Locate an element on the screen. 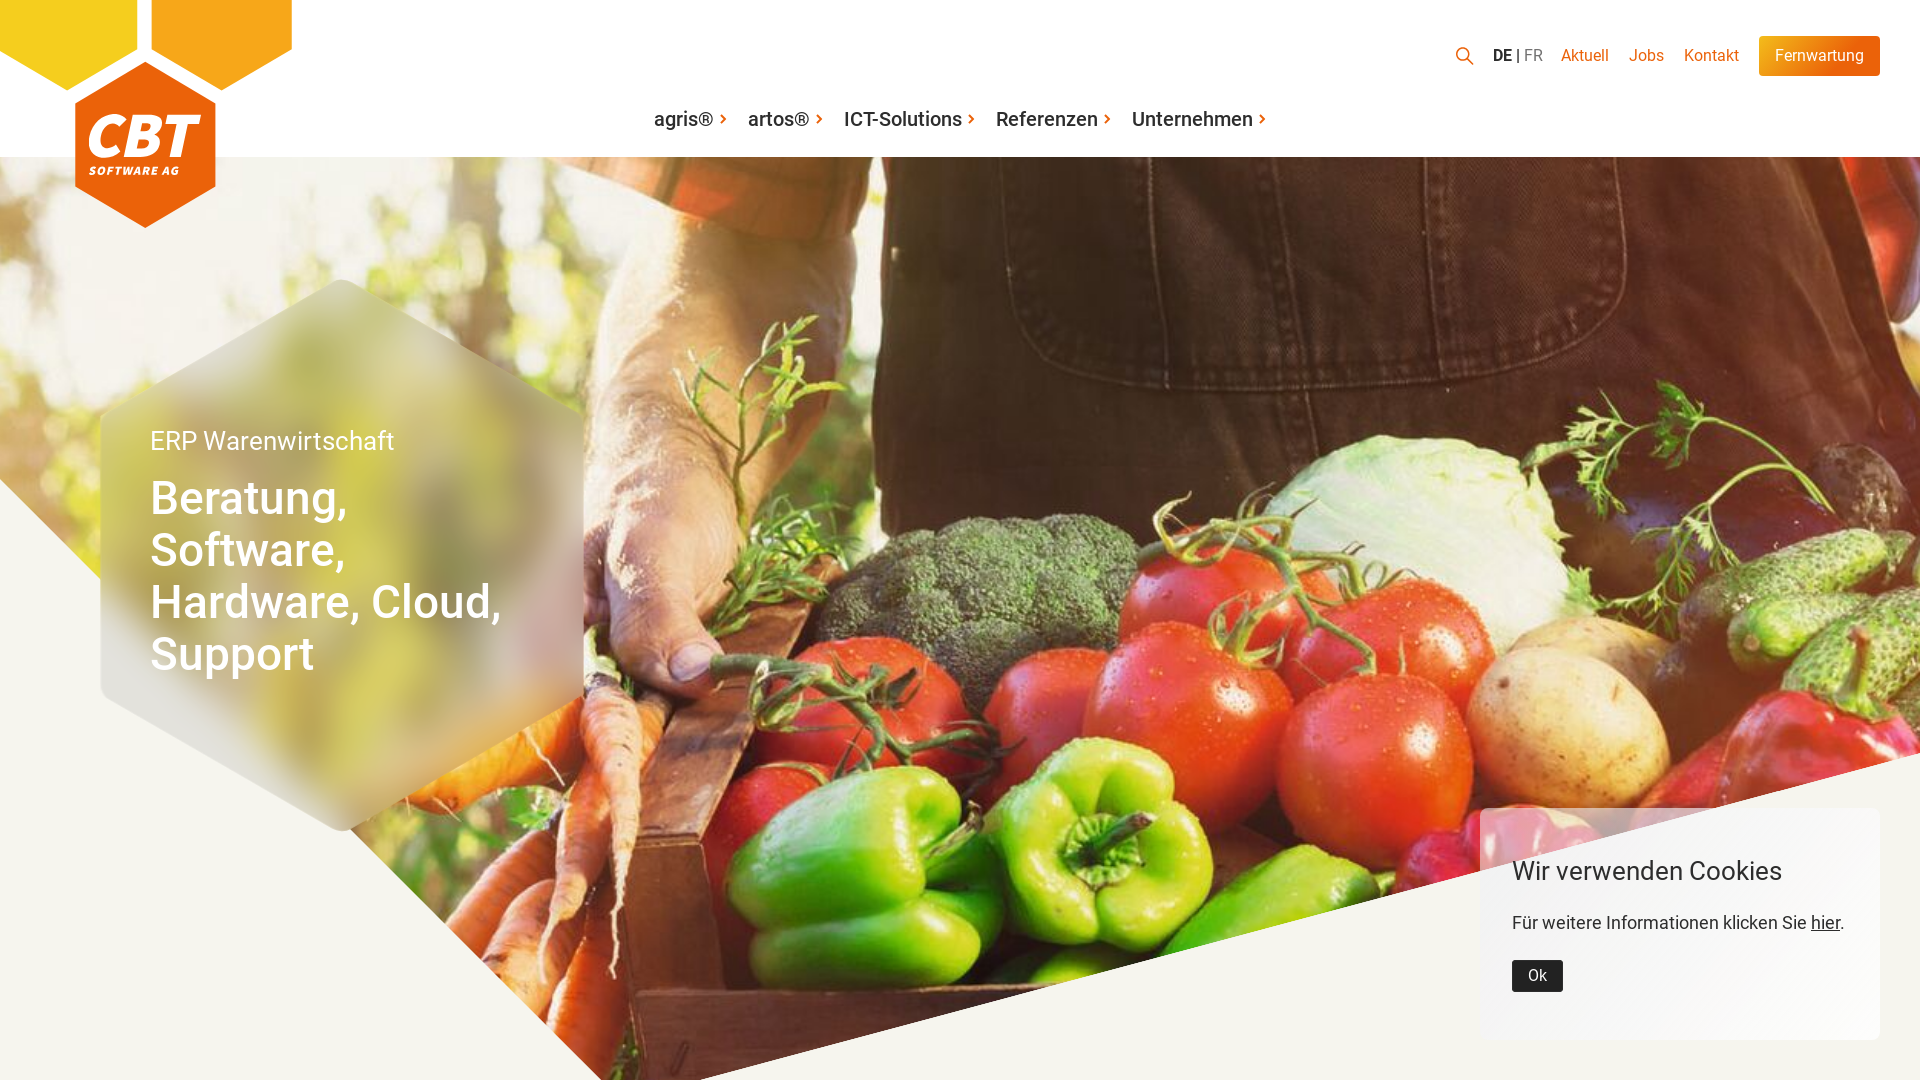 The width and height of the screenshot is (1920, 1080). 'ICT-Solutions' is located at coordinates (909, 119).